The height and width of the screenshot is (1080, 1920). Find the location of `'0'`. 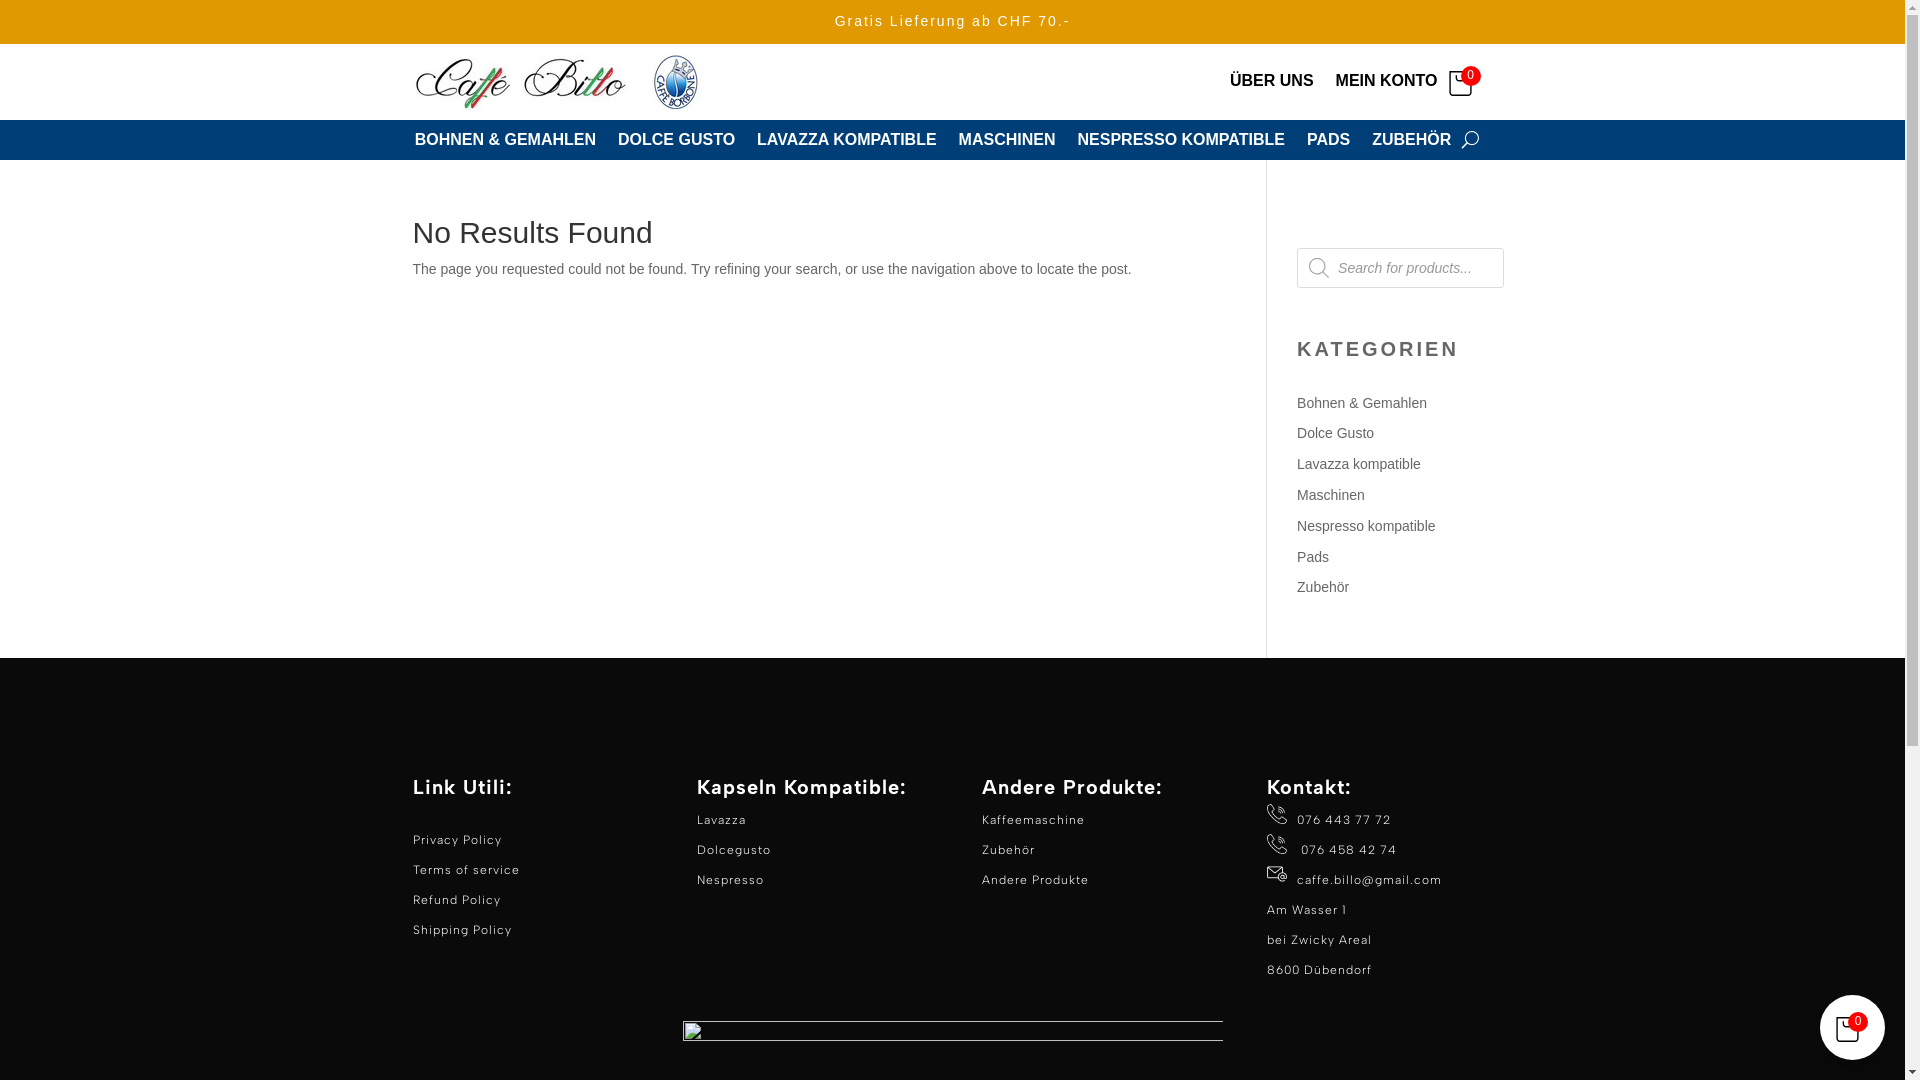

'0' is located at coordinates (1465, 80).